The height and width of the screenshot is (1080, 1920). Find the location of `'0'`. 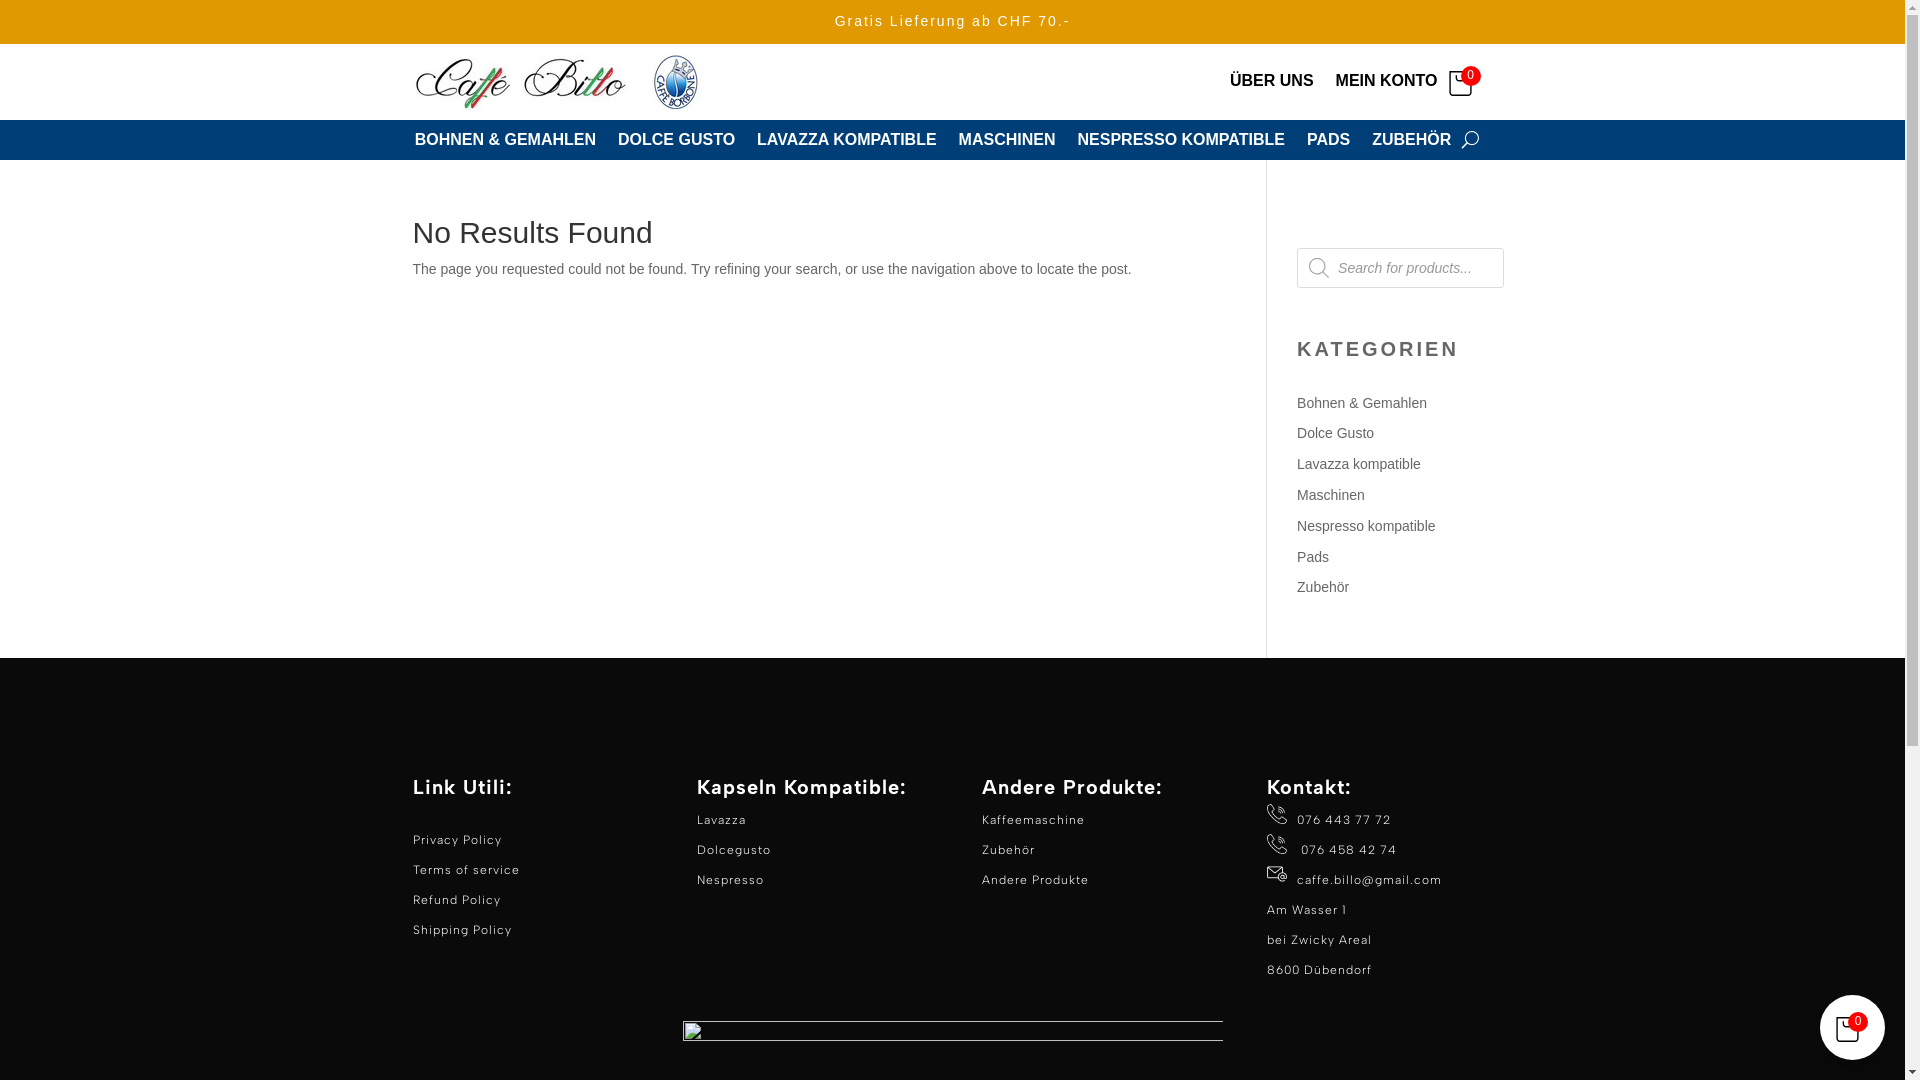

'0' is located at coordinates (1465, 80).